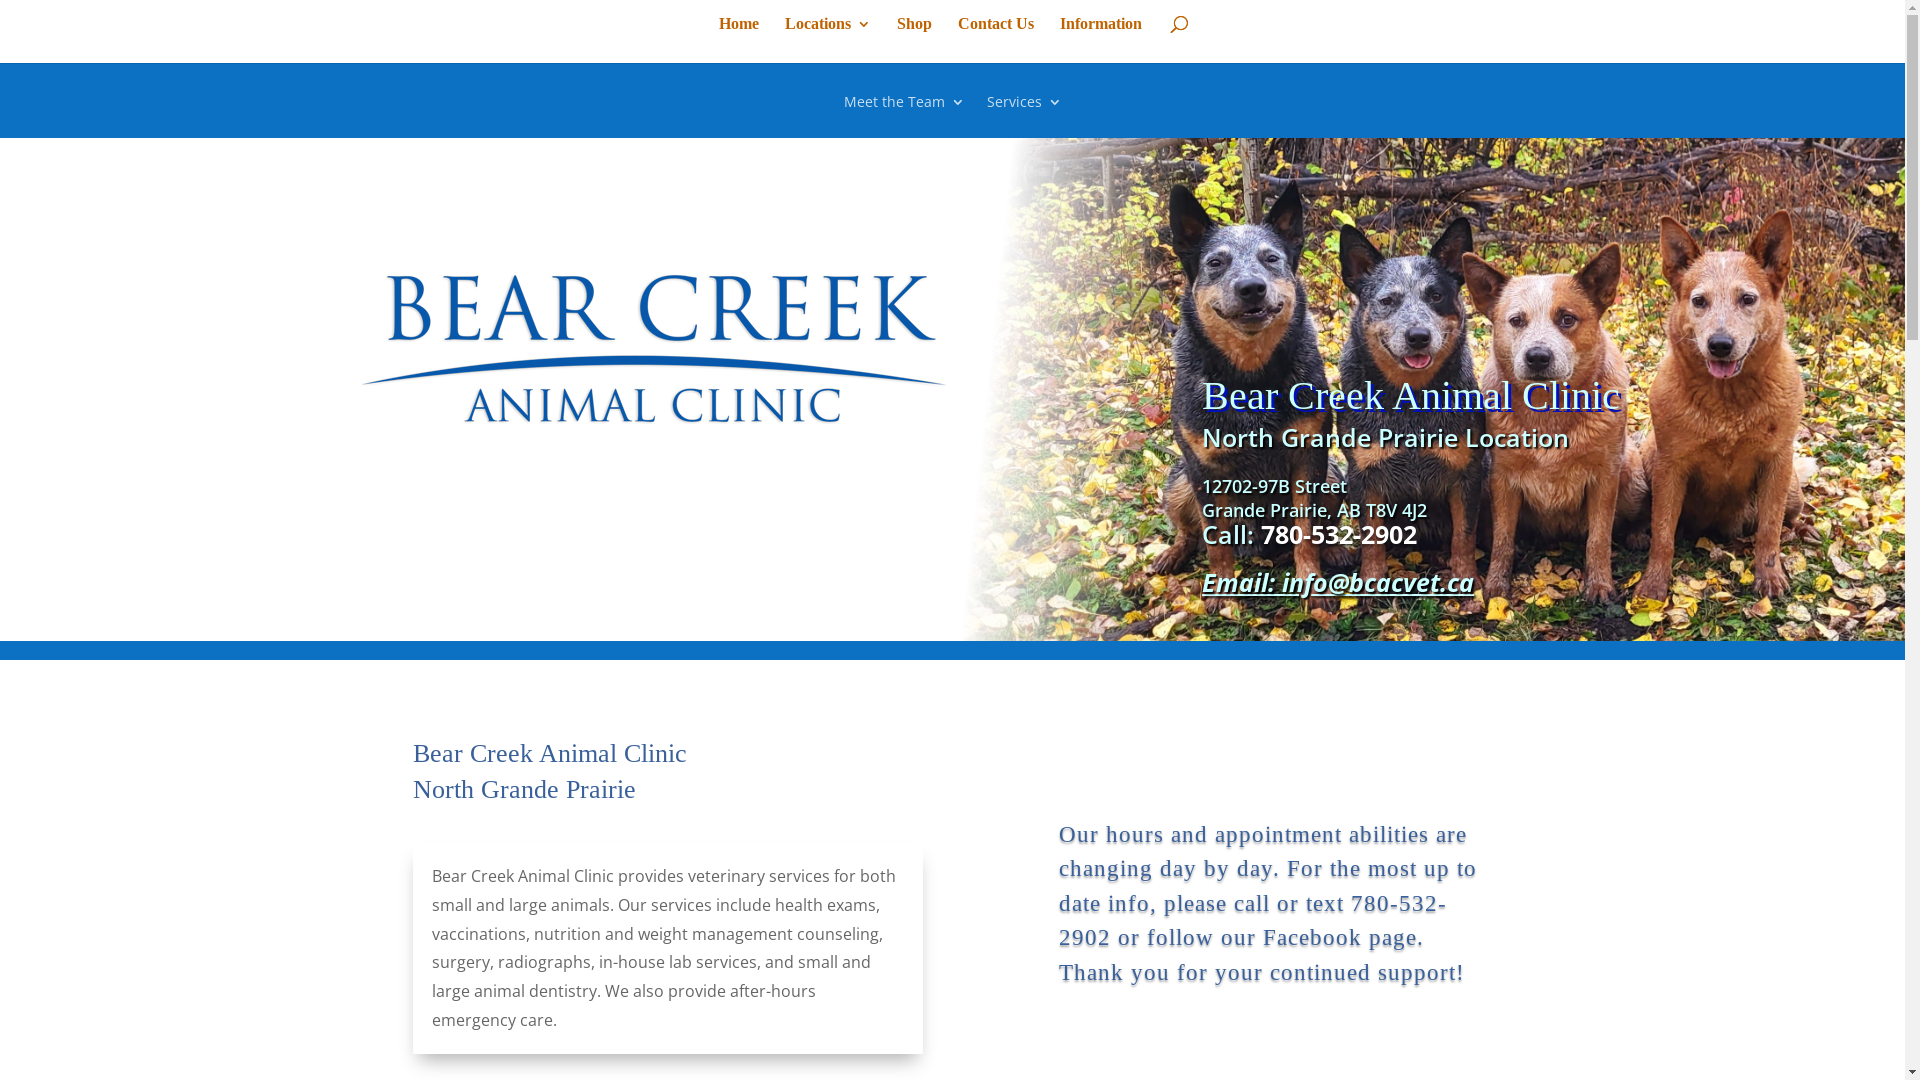 The width and height of the screenshot is (1920, 1080). What do you see at coordinates (996, 39) in the screenshot?
I see `'Contact Us'` at bounding box center [996, 39].